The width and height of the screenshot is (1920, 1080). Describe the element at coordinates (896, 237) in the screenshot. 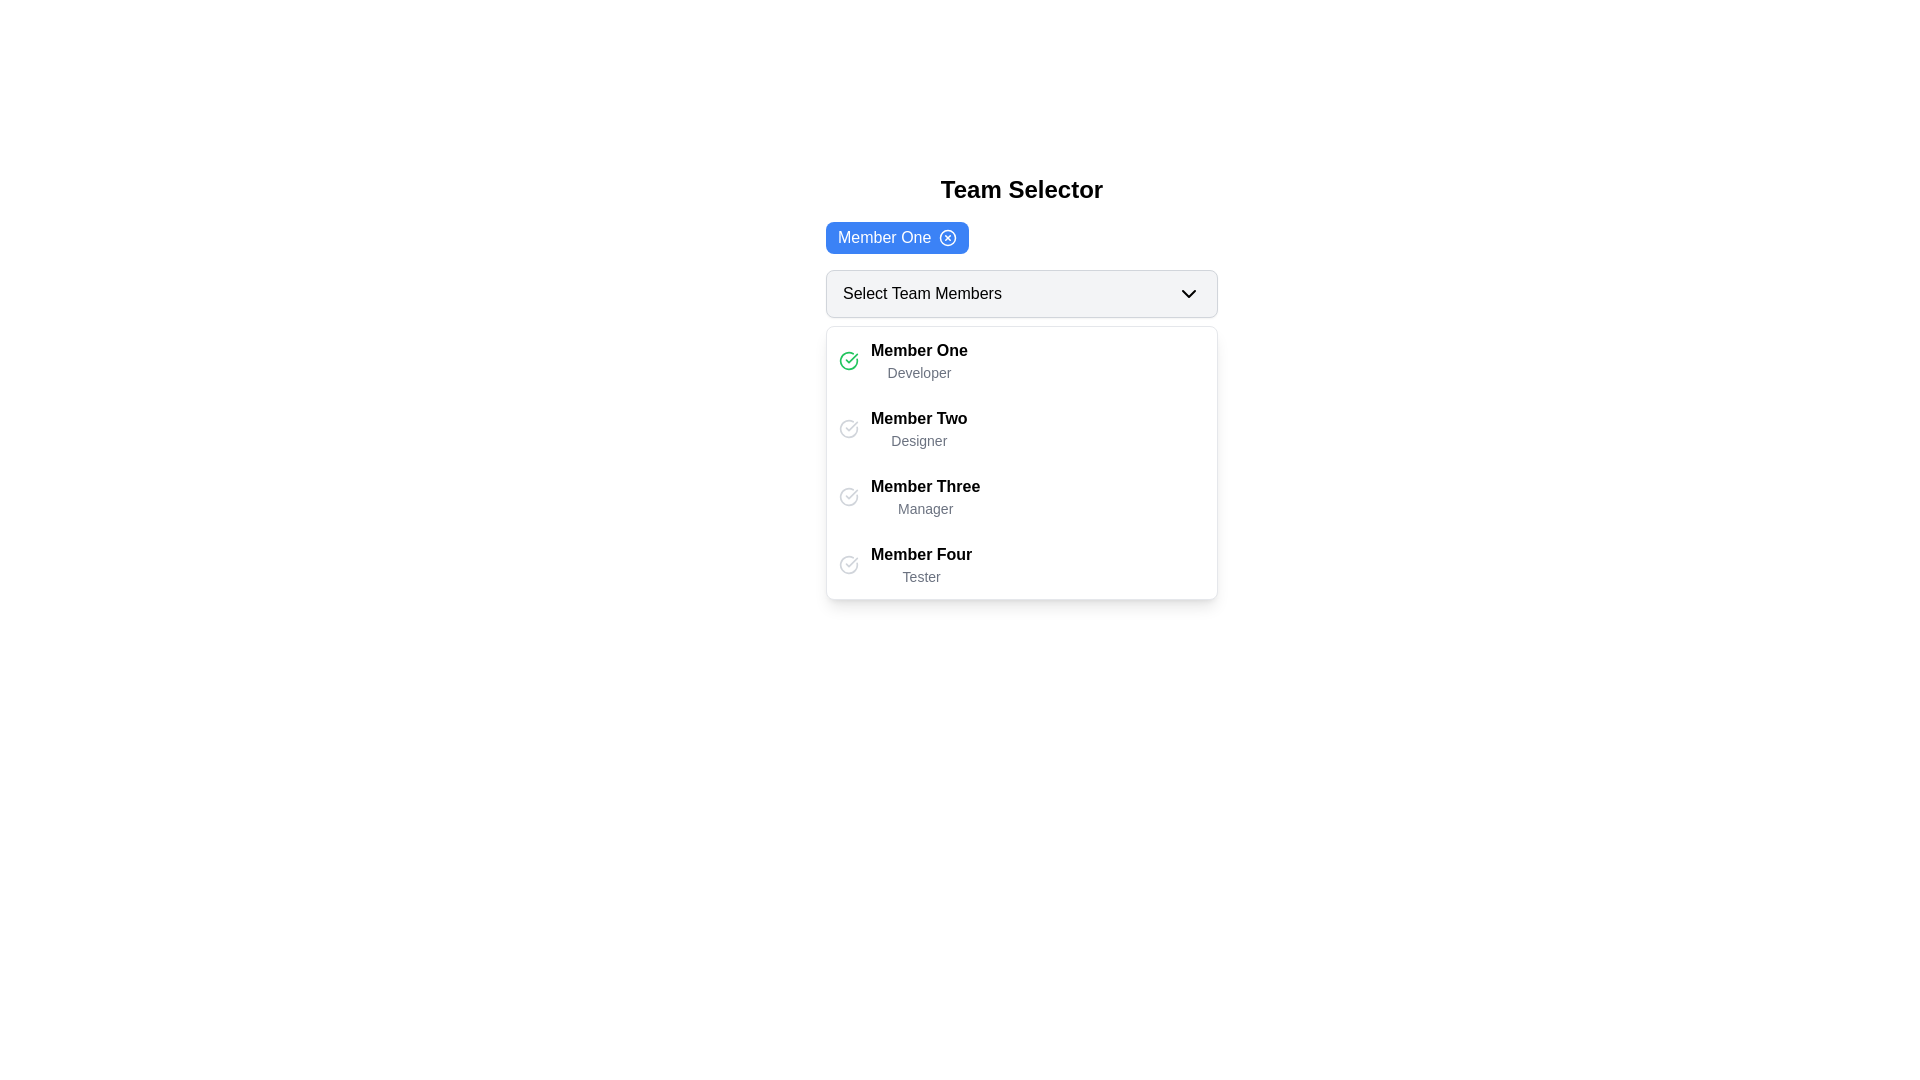

I see `the pill-shaped button labeled 'Member One' with a blue background and white text, located below the 'Team Selector' heading` at that location.